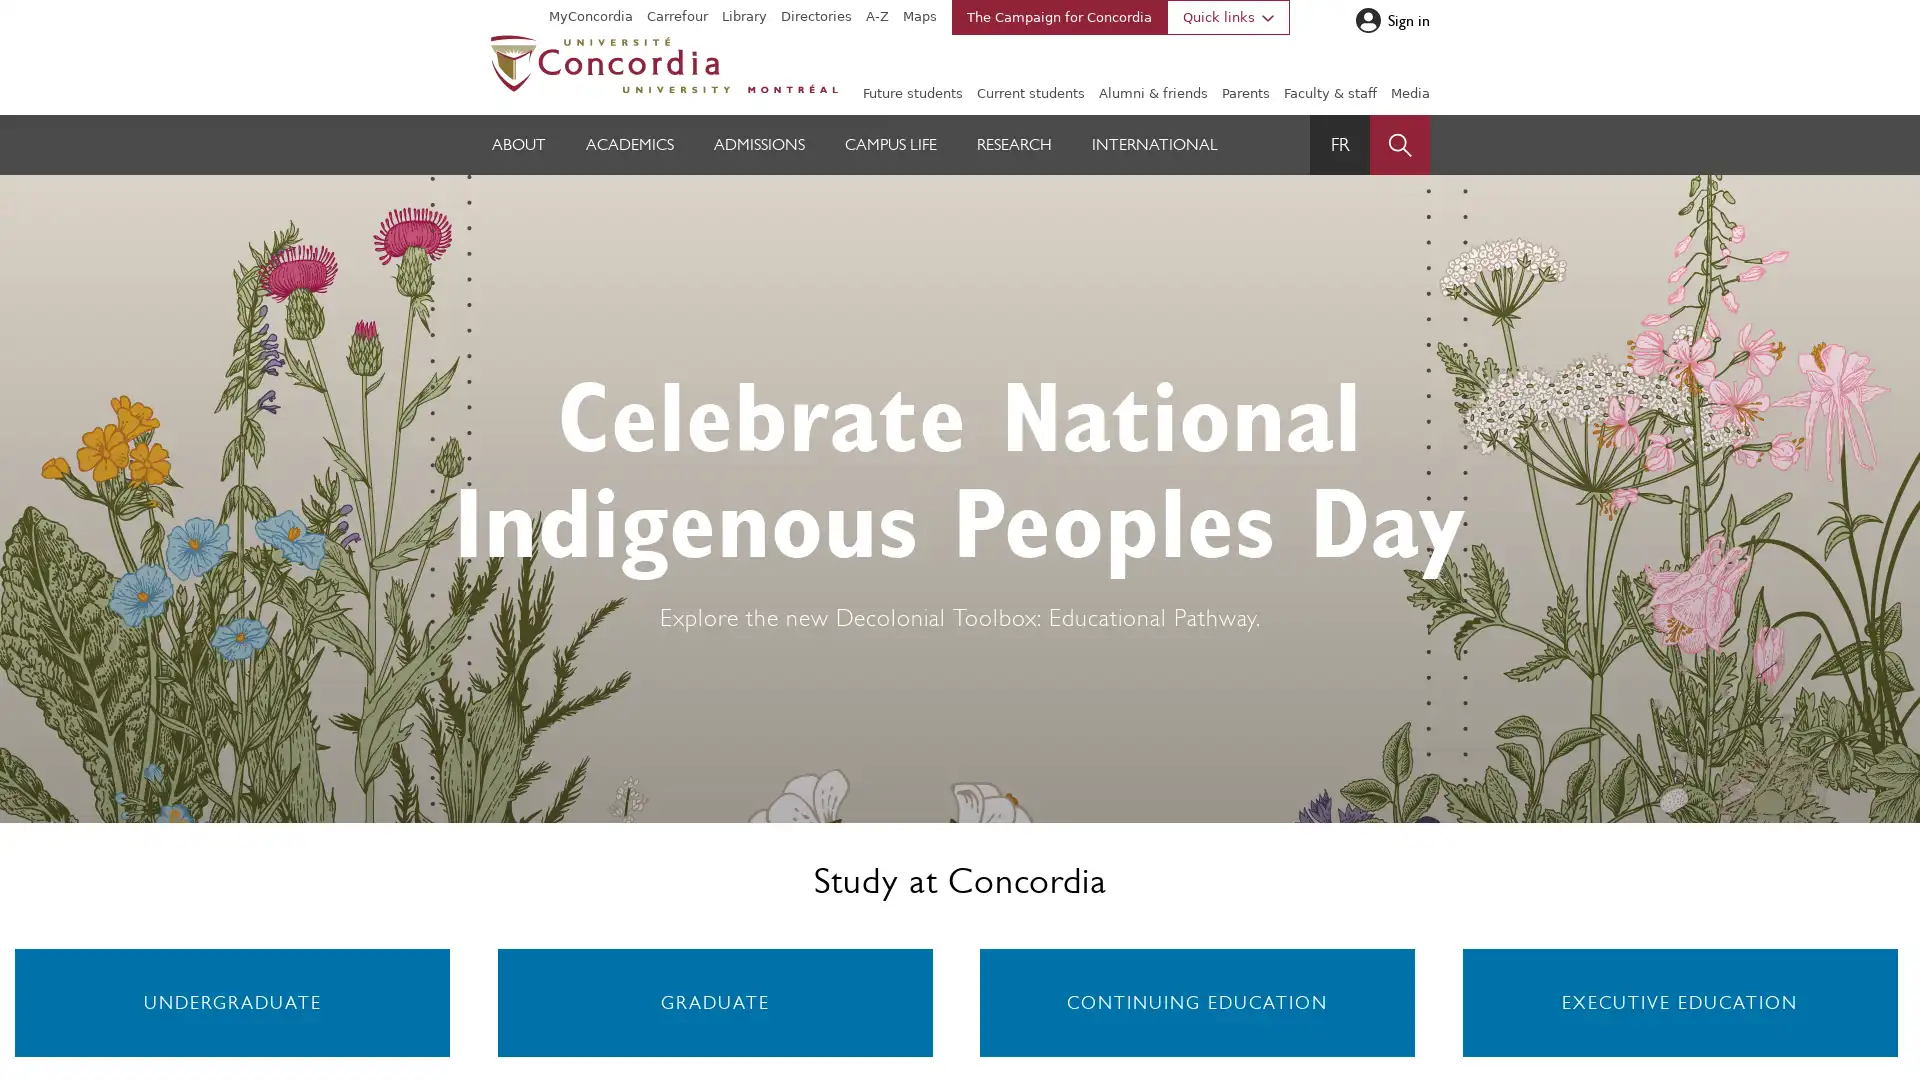 This screenshot has width=1920, height=1080. Describe the element at coordinates (1155, 144) in the screenshot. I see `INTERNATIONAL` at that location.